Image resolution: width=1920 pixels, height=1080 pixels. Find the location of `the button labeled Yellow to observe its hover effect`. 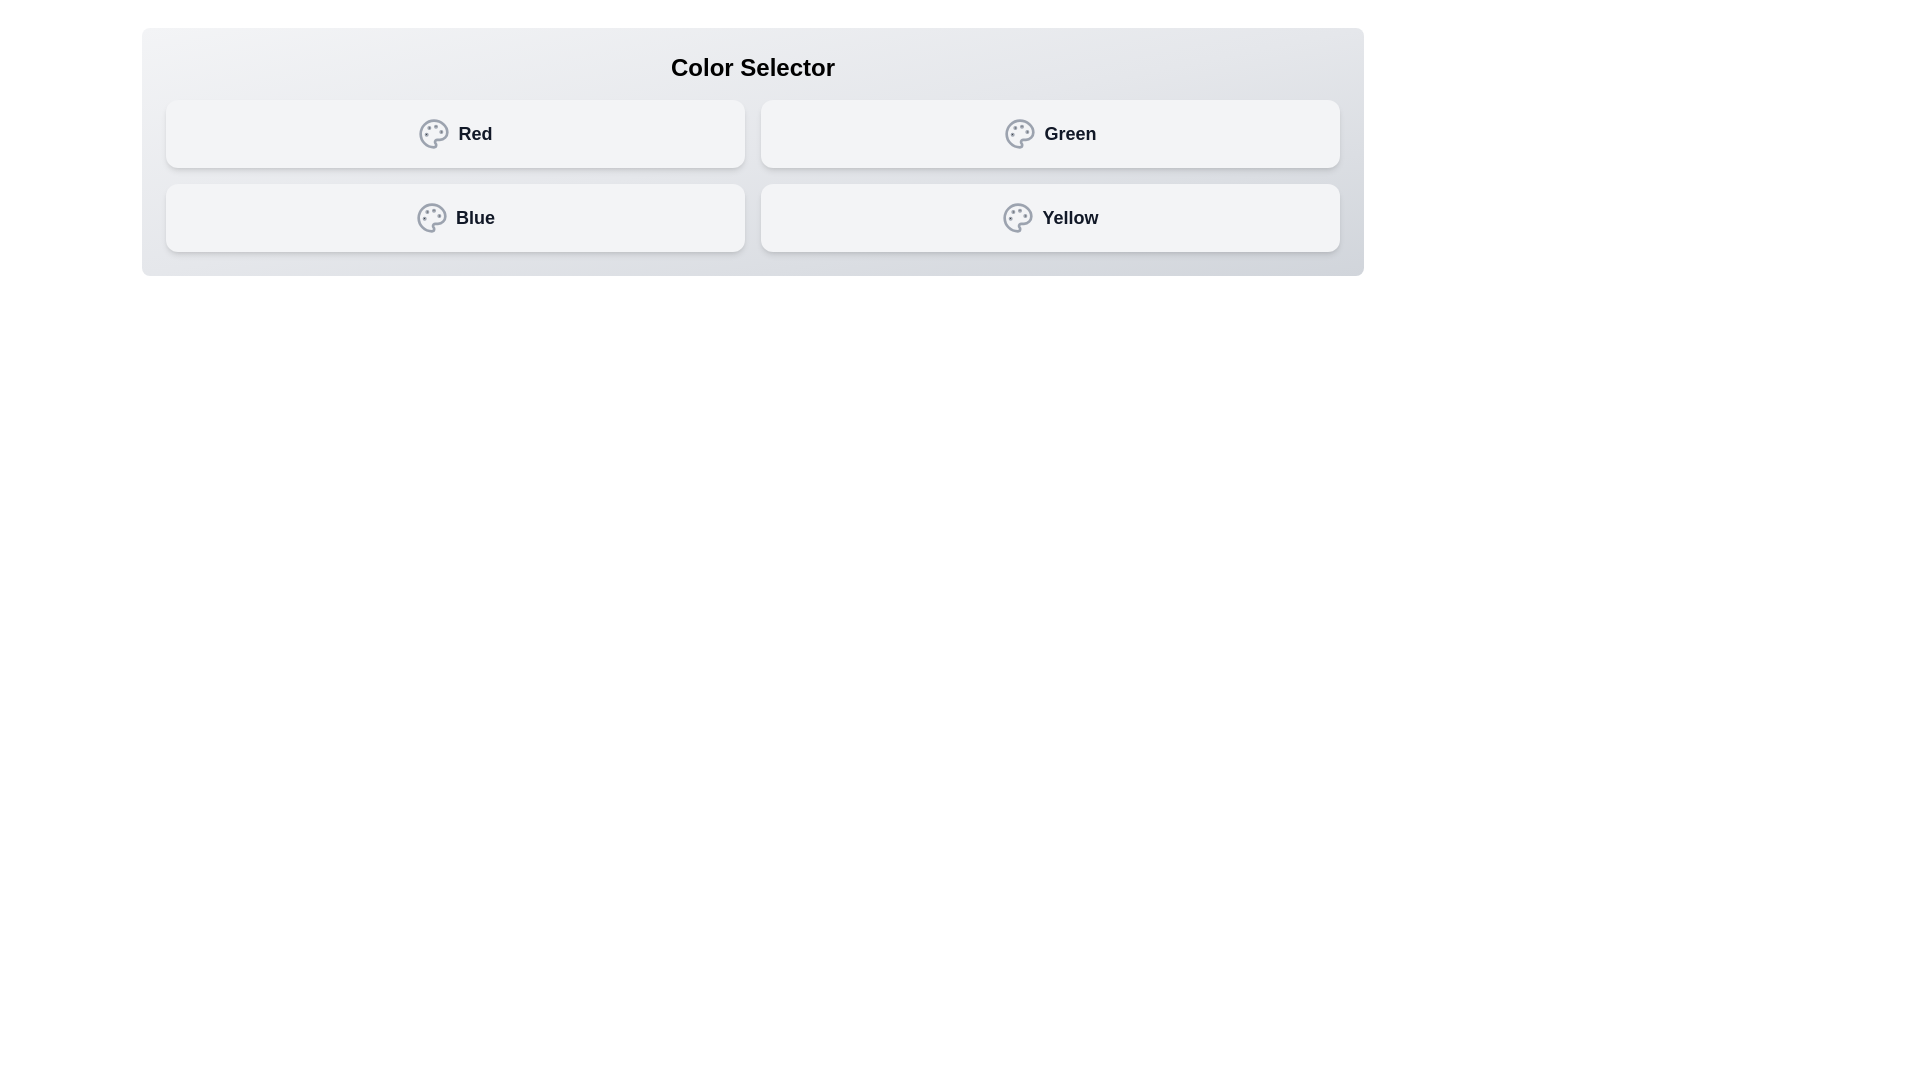

the button labeled Yellow to observe its hover effect is located at coordinates (1049, 218).